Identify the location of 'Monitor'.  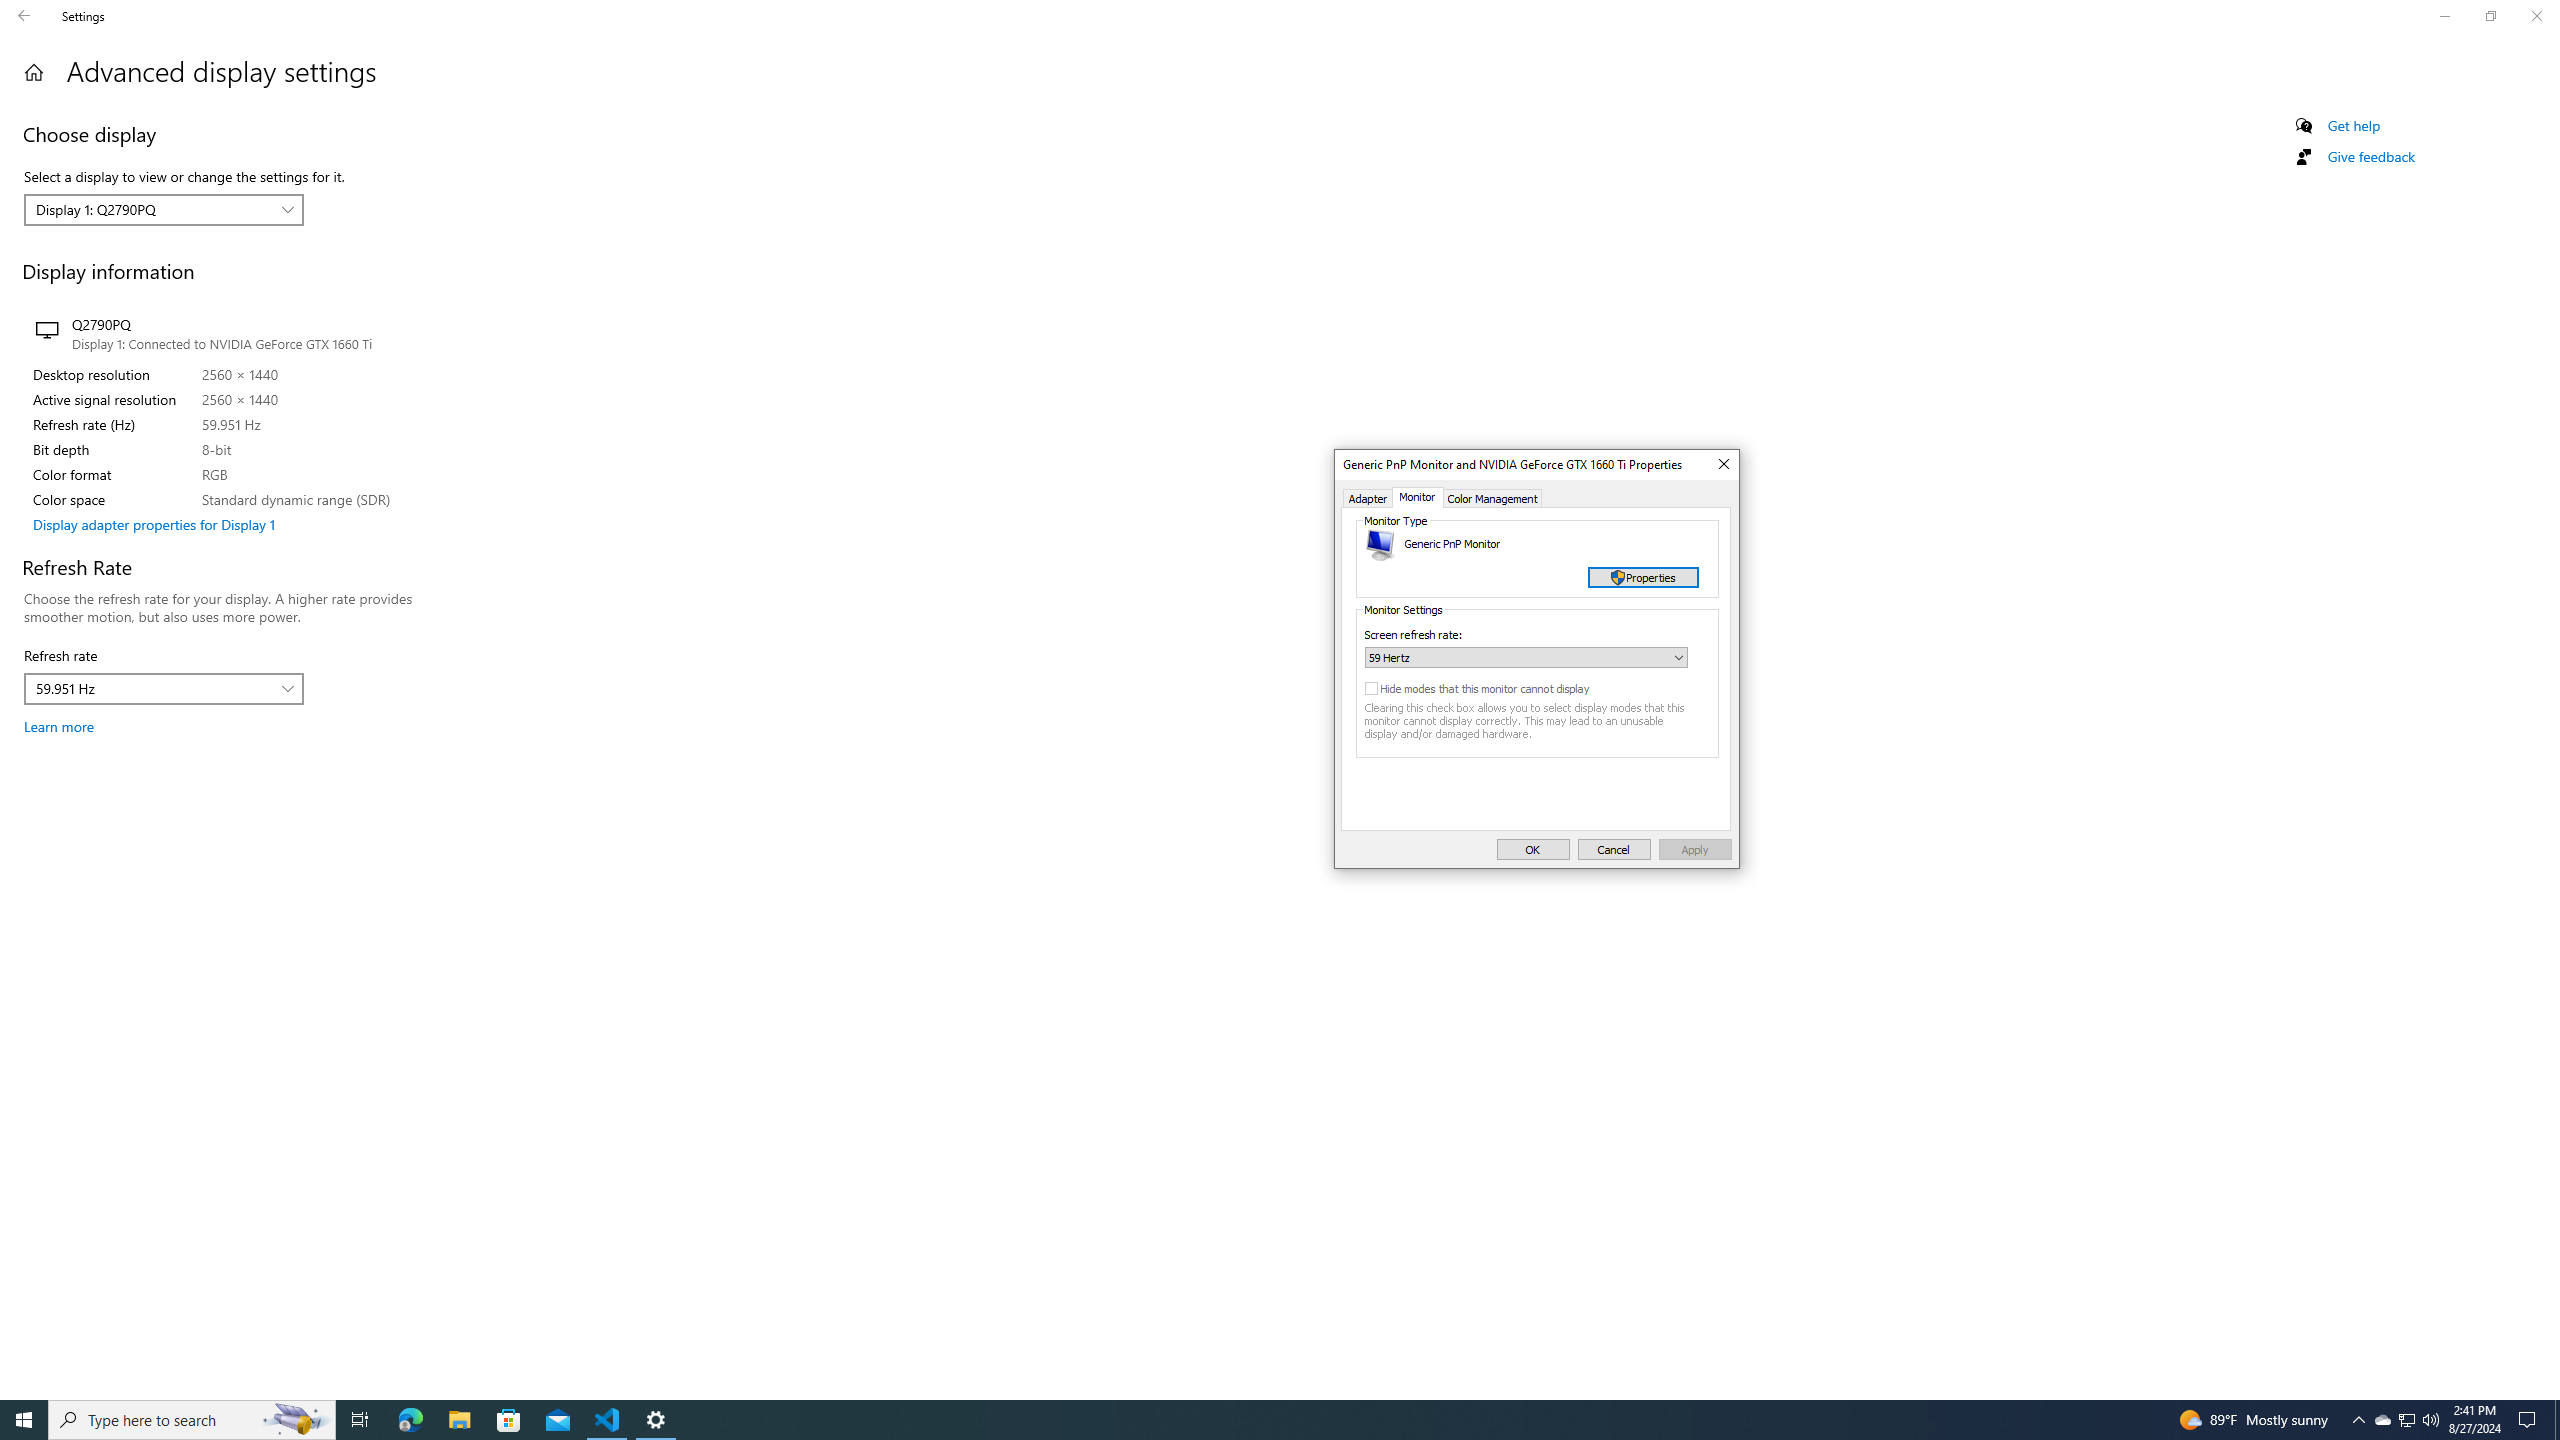
(1418, 497).